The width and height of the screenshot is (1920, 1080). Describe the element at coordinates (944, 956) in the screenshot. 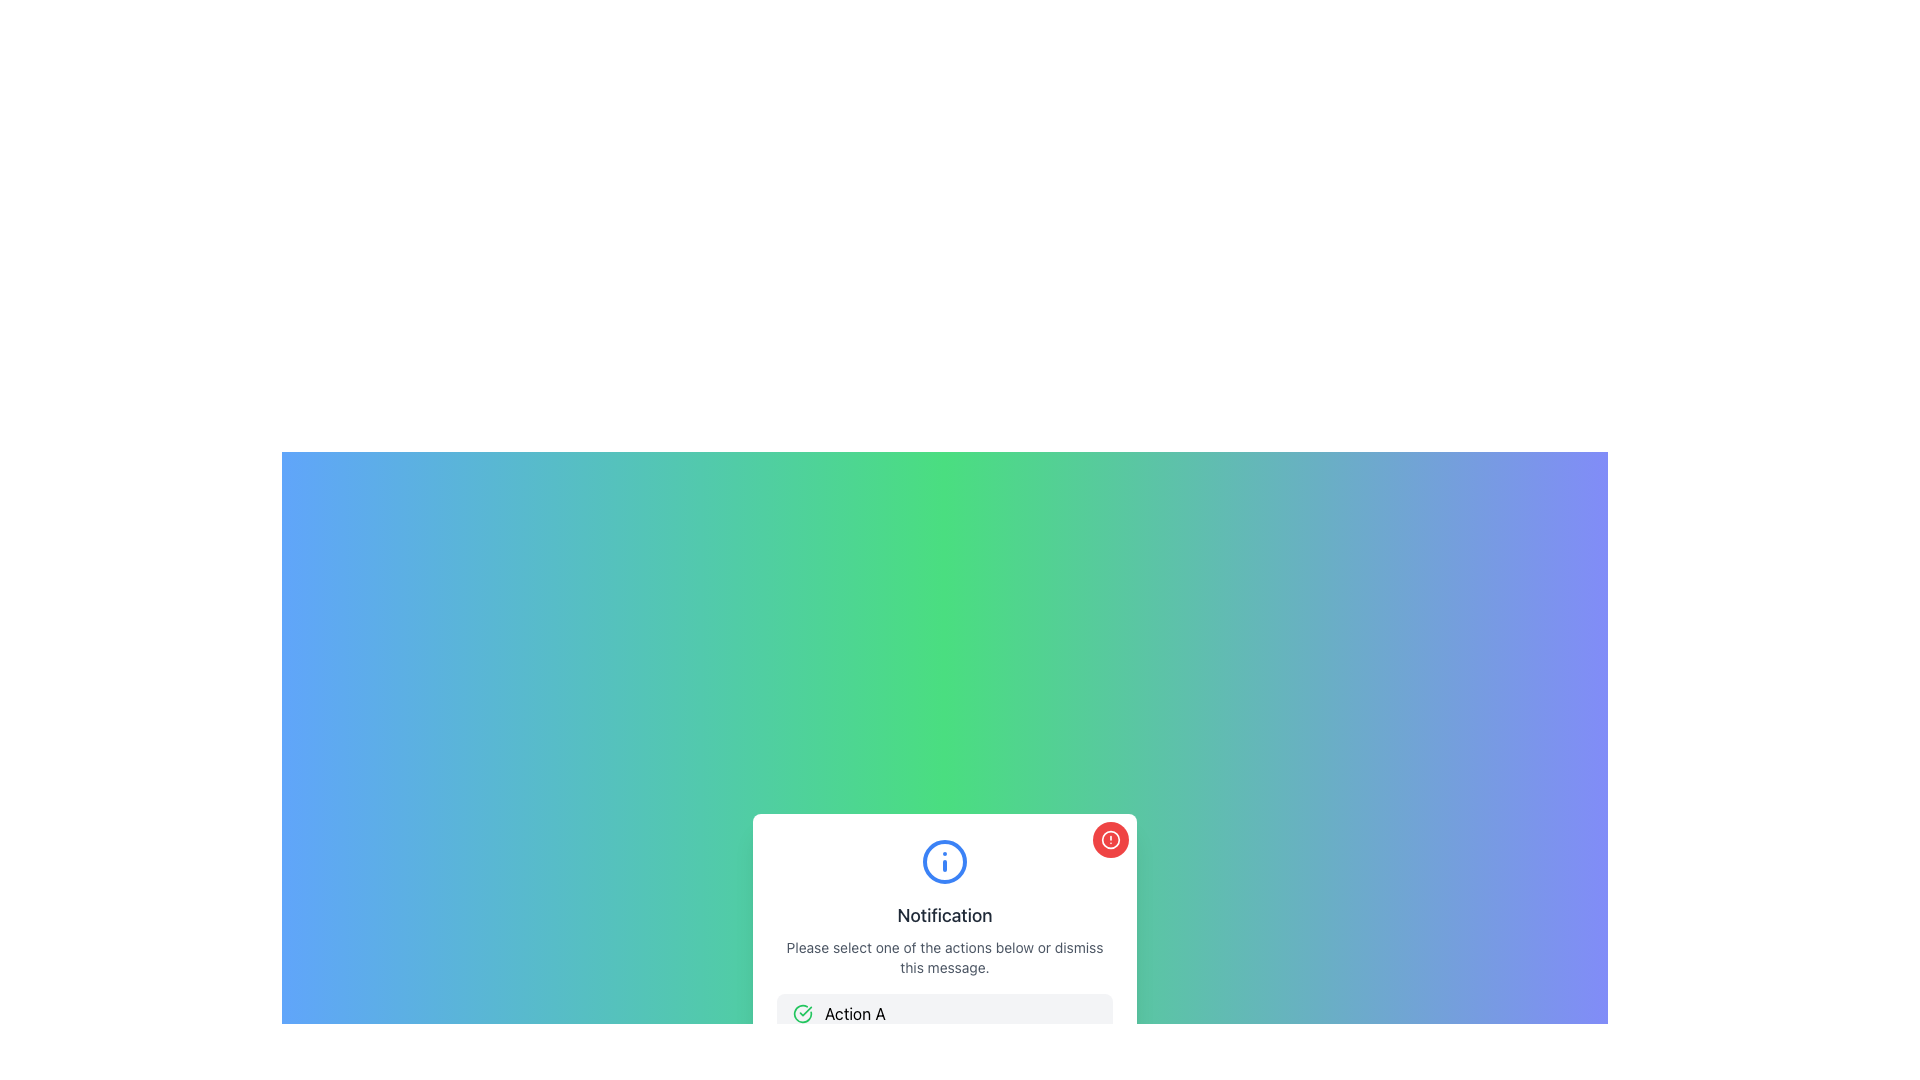

I see `the instructional text styled in gray, located below the 'Notification' header, which reads 'Please select one of the actions below or dismiss this message.'` at that location.